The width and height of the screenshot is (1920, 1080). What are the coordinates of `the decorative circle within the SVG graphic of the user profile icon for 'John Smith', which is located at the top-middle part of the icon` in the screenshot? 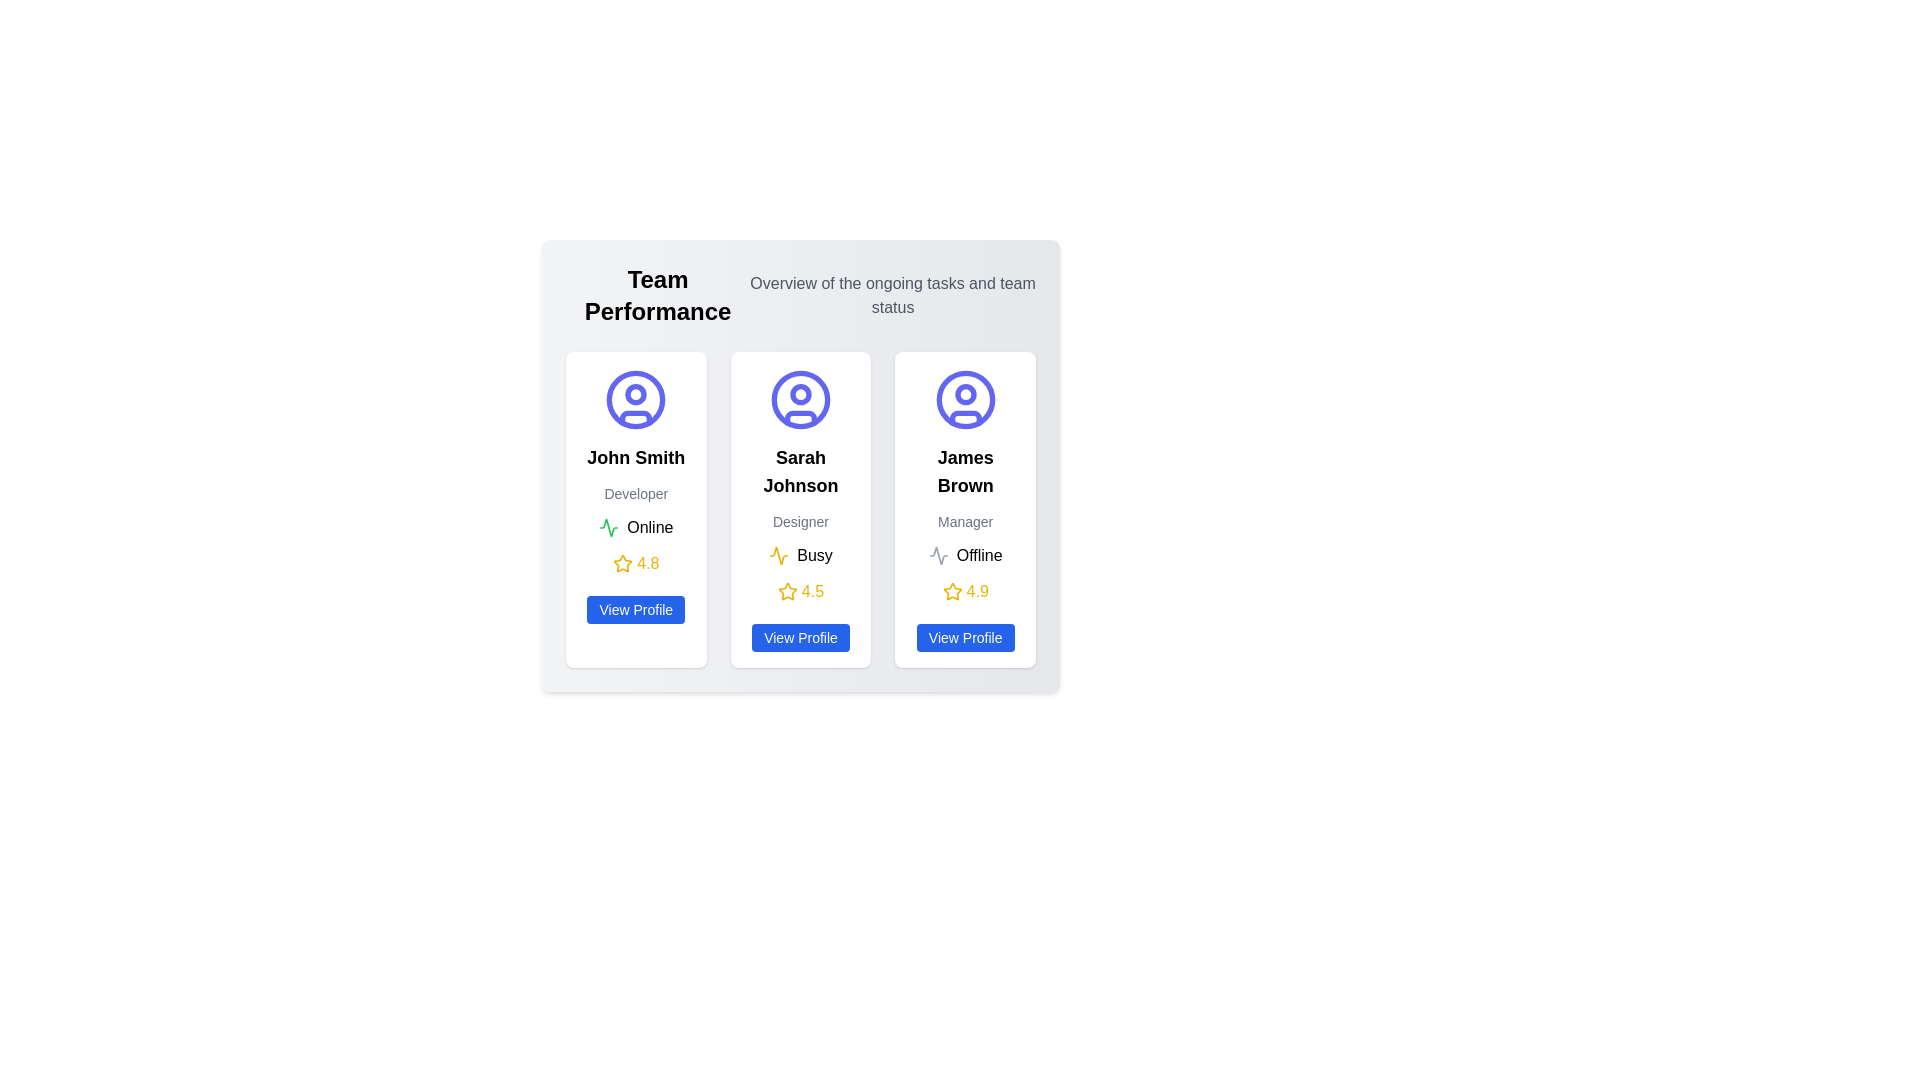 It's located at (635, 394).